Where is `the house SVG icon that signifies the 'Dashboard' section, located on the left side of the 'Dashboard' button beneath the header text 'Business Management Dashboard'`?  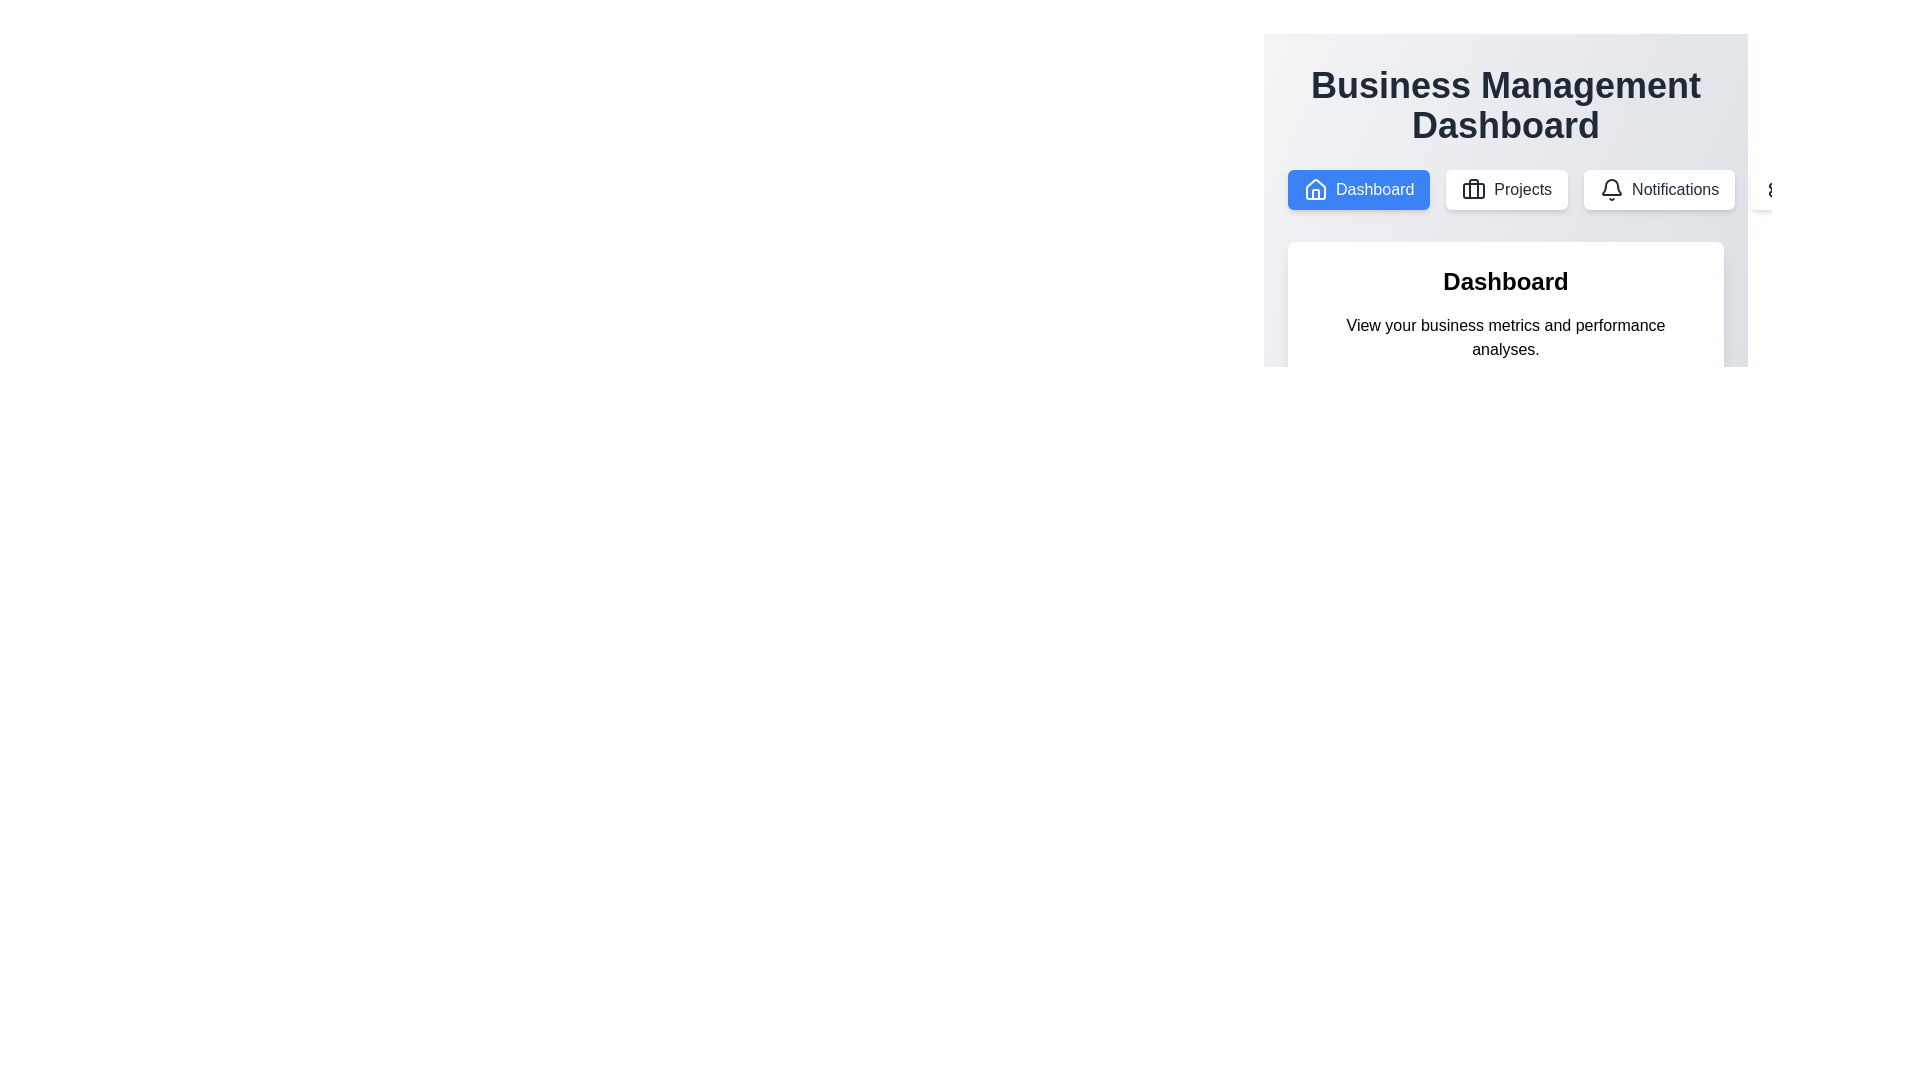
the house SVG icon that signifies the 'Dashboard' section, located on the left side of the 'Dashboard' button beneath the header text 'Business Management Dashboard' is located at coordinates (1315, 189).